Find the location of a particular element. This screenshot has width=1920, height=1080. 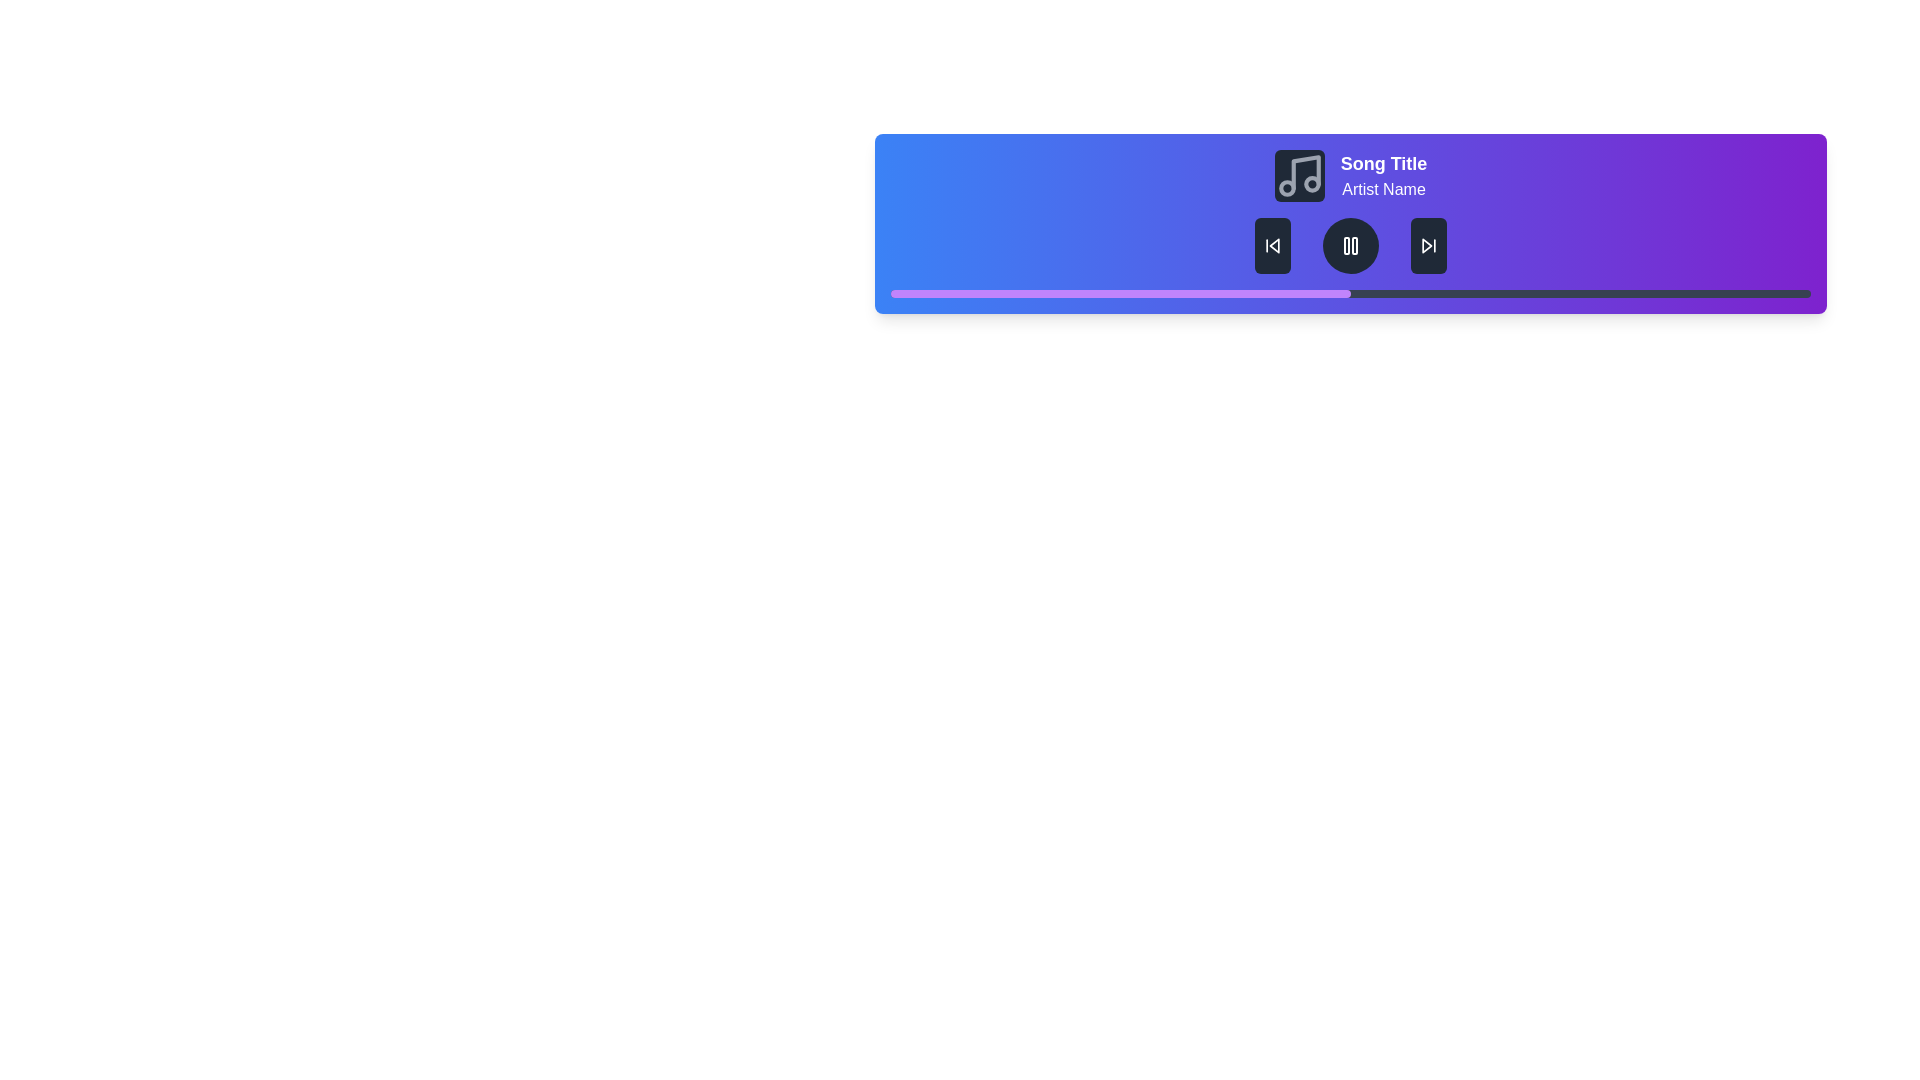

the Decorative Circle element within the SVG graphic that is part of a music-related icon, positioned to the right of two other circles is located at coordinates (1312, 184).